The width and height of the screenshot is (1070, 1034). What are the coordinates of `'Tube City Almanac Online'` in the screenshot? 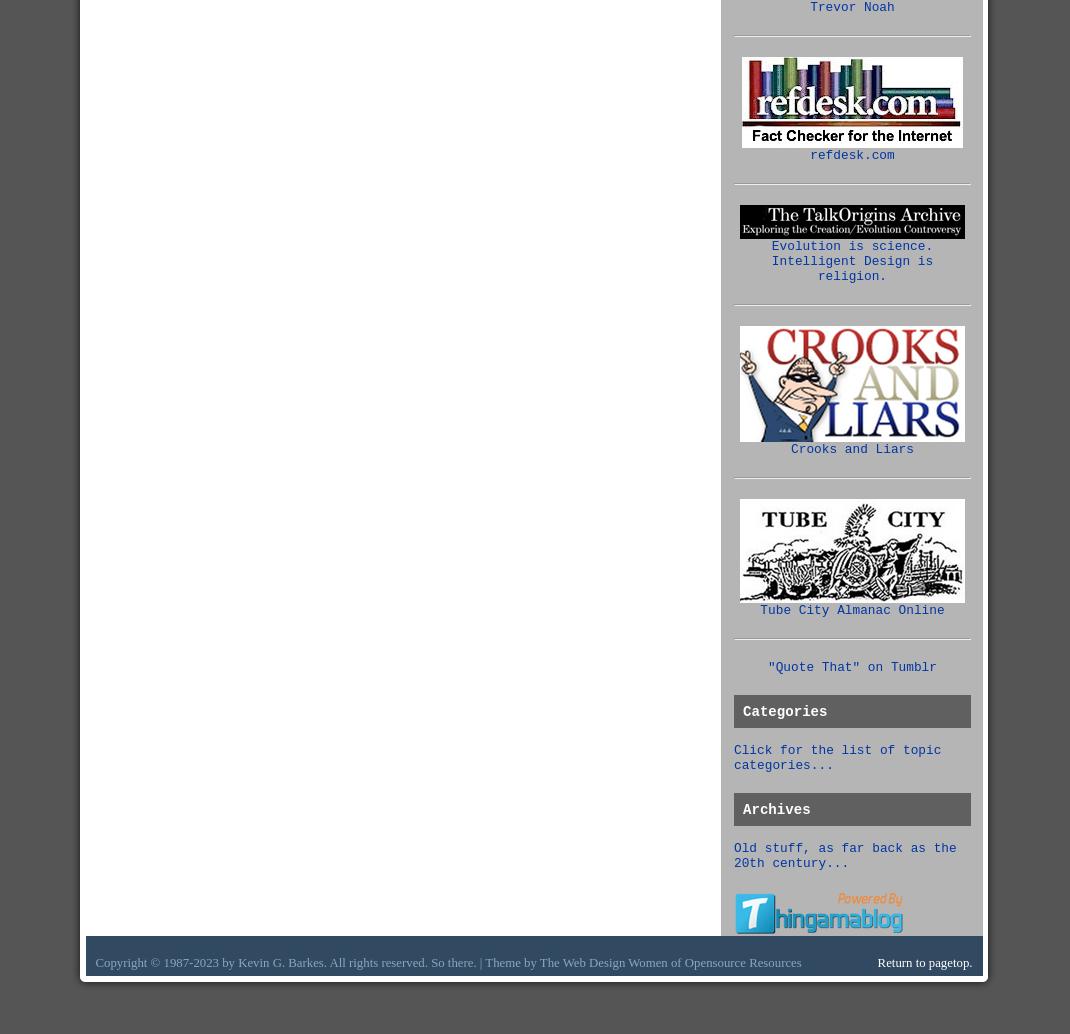 It's located at (852, 610).